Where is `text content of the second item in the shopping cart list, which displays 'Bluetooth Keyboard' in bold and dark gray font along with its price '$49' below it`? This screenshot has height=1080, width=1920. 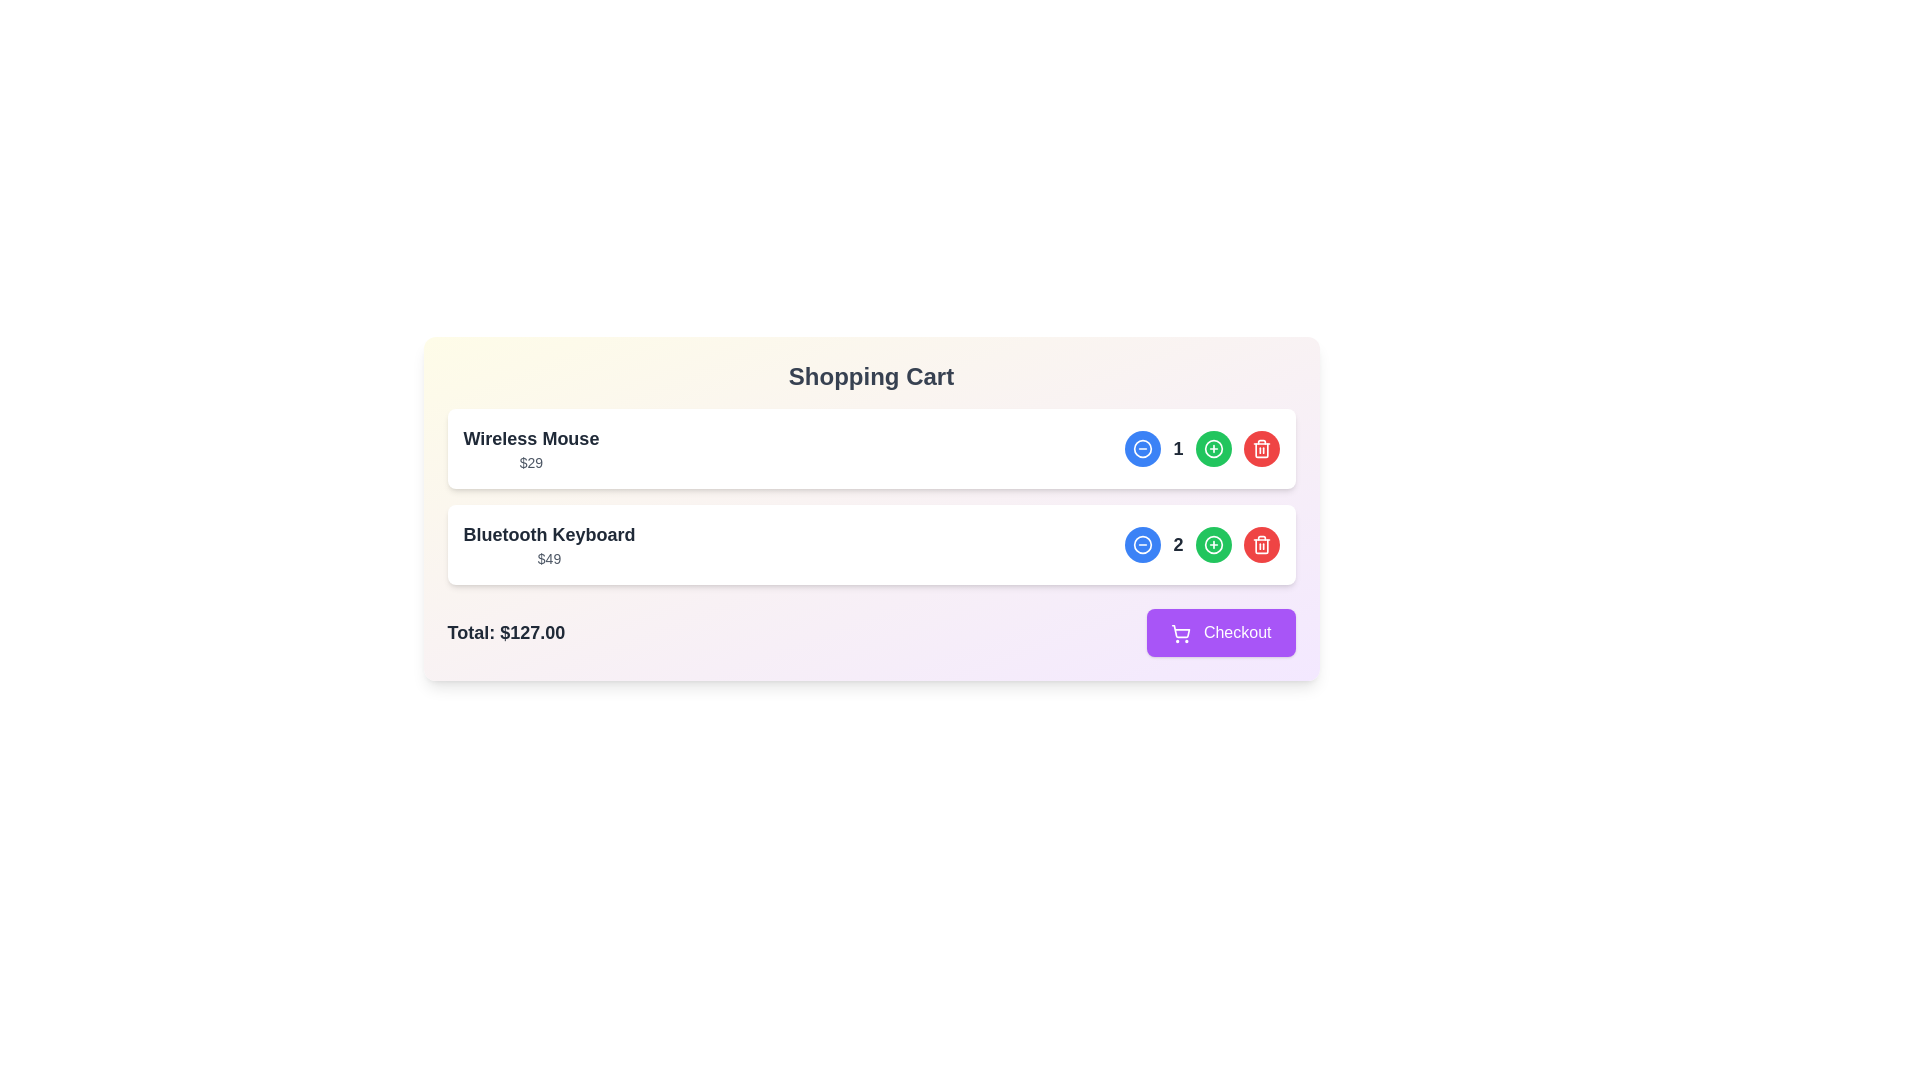 text content of the second item in the shopping cart list, which displays 'Bluetooth Keyboard' in bold and dark gray font along with its price '$49' below it is located at coordinates (549, 544).